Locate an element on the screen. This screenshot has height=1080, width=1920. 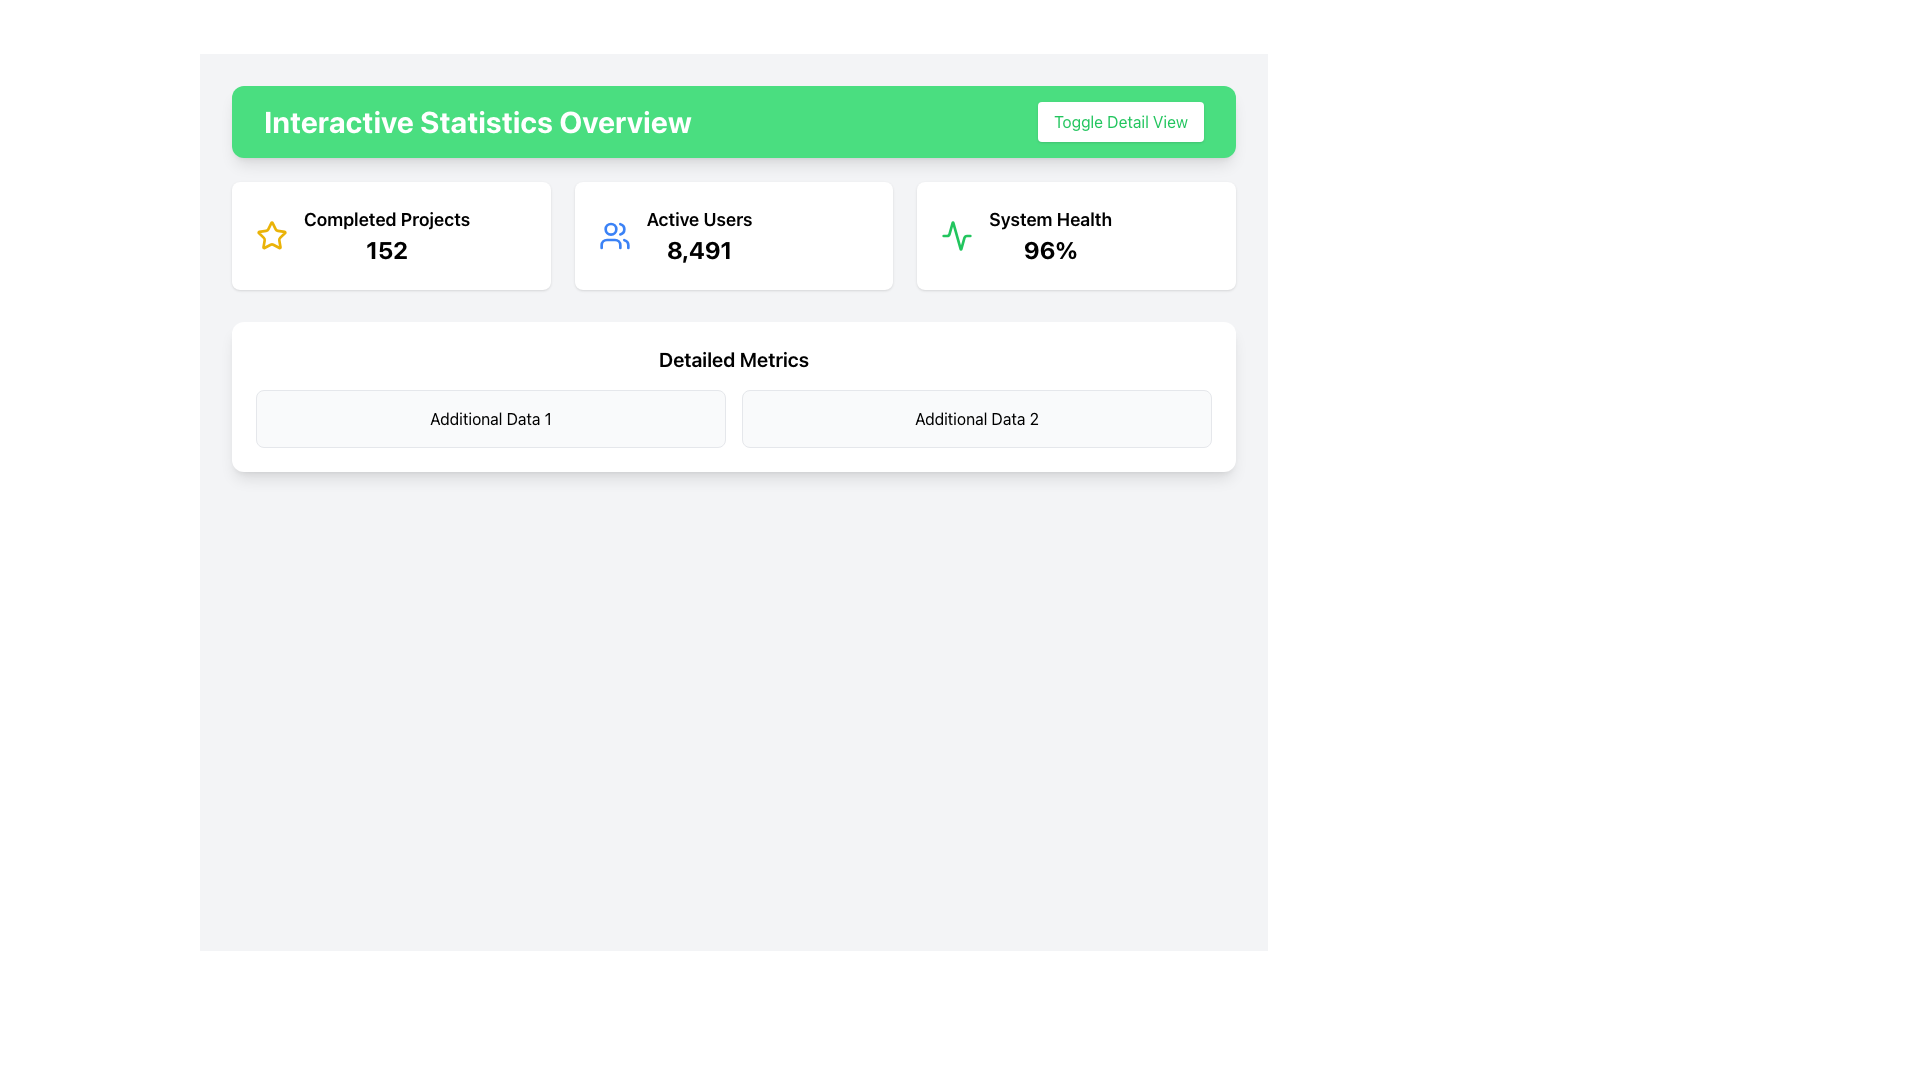
the green outlined oscillating waveform icon located in the 'System Health' module, adjacent to the '96%' text is located at coordinates (956, 234).